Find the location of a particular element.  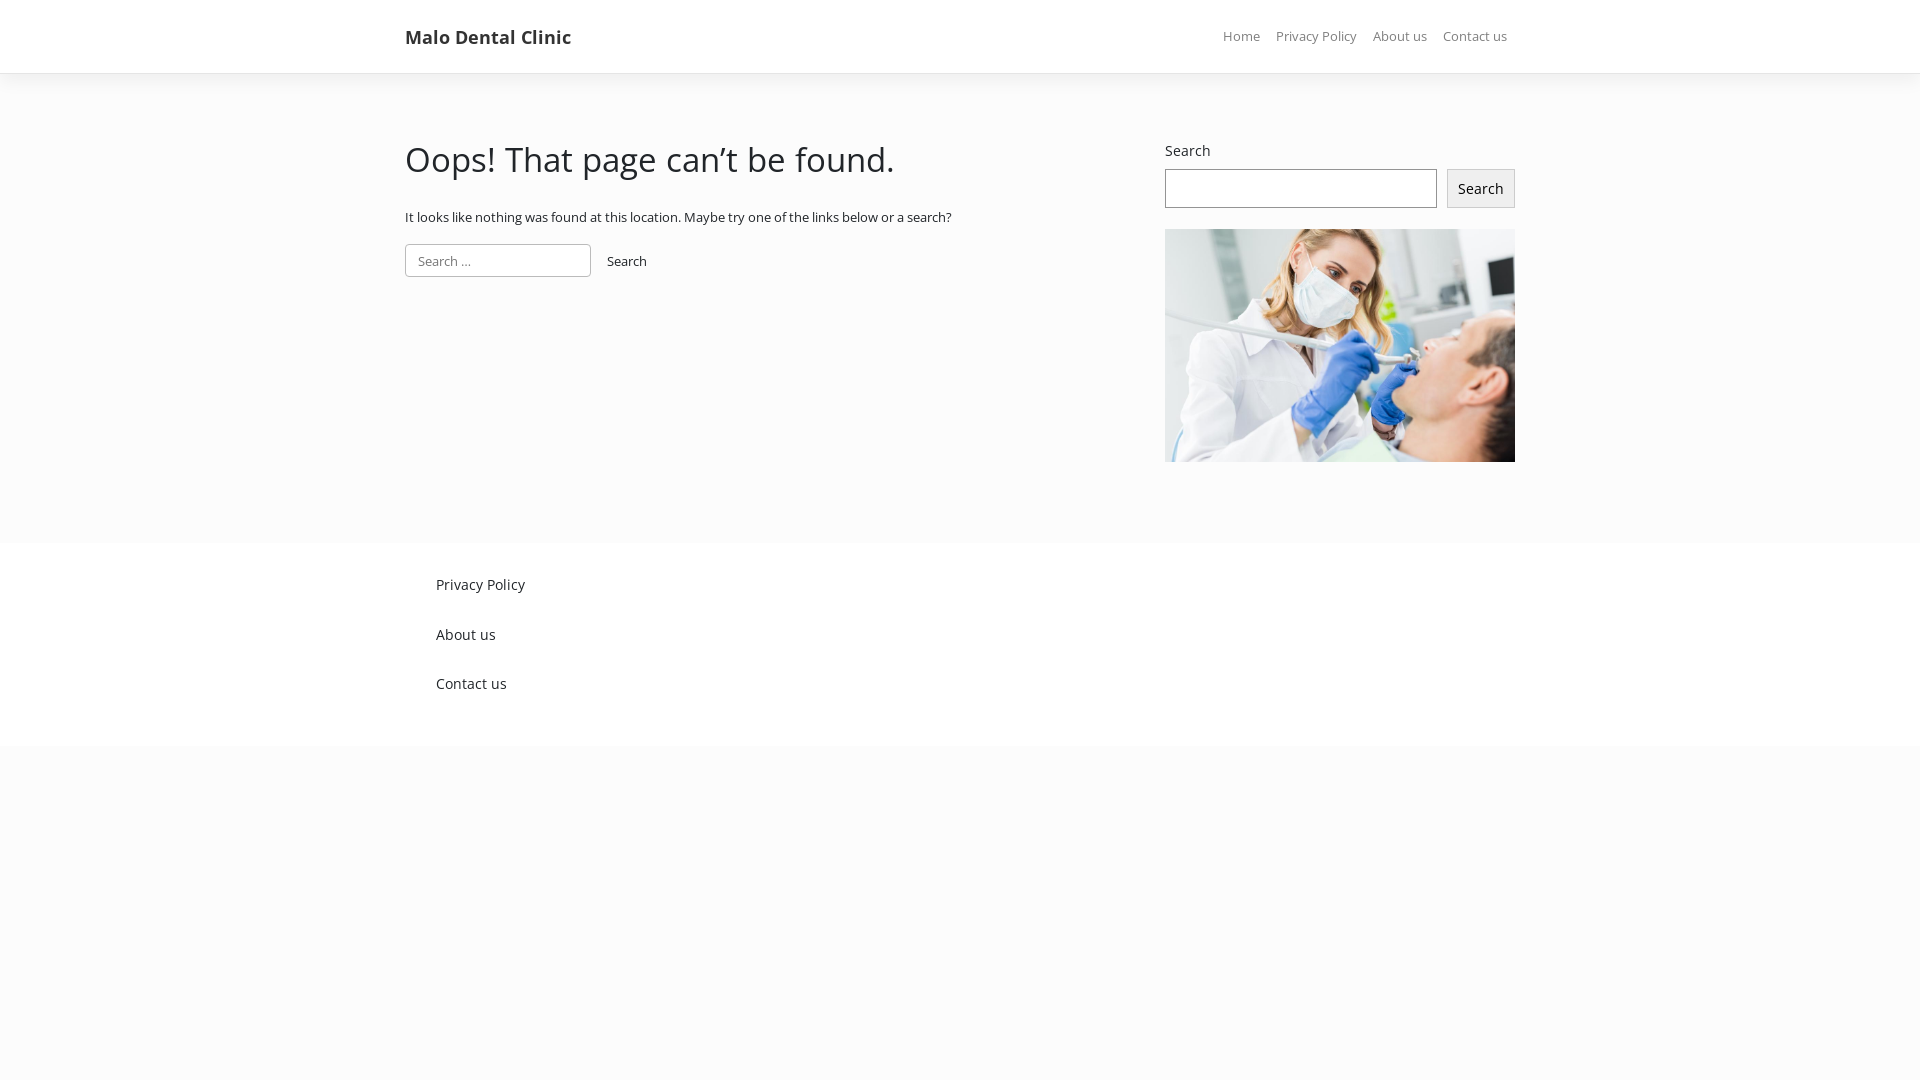

'Home' is located at coordinates (1240, 37).